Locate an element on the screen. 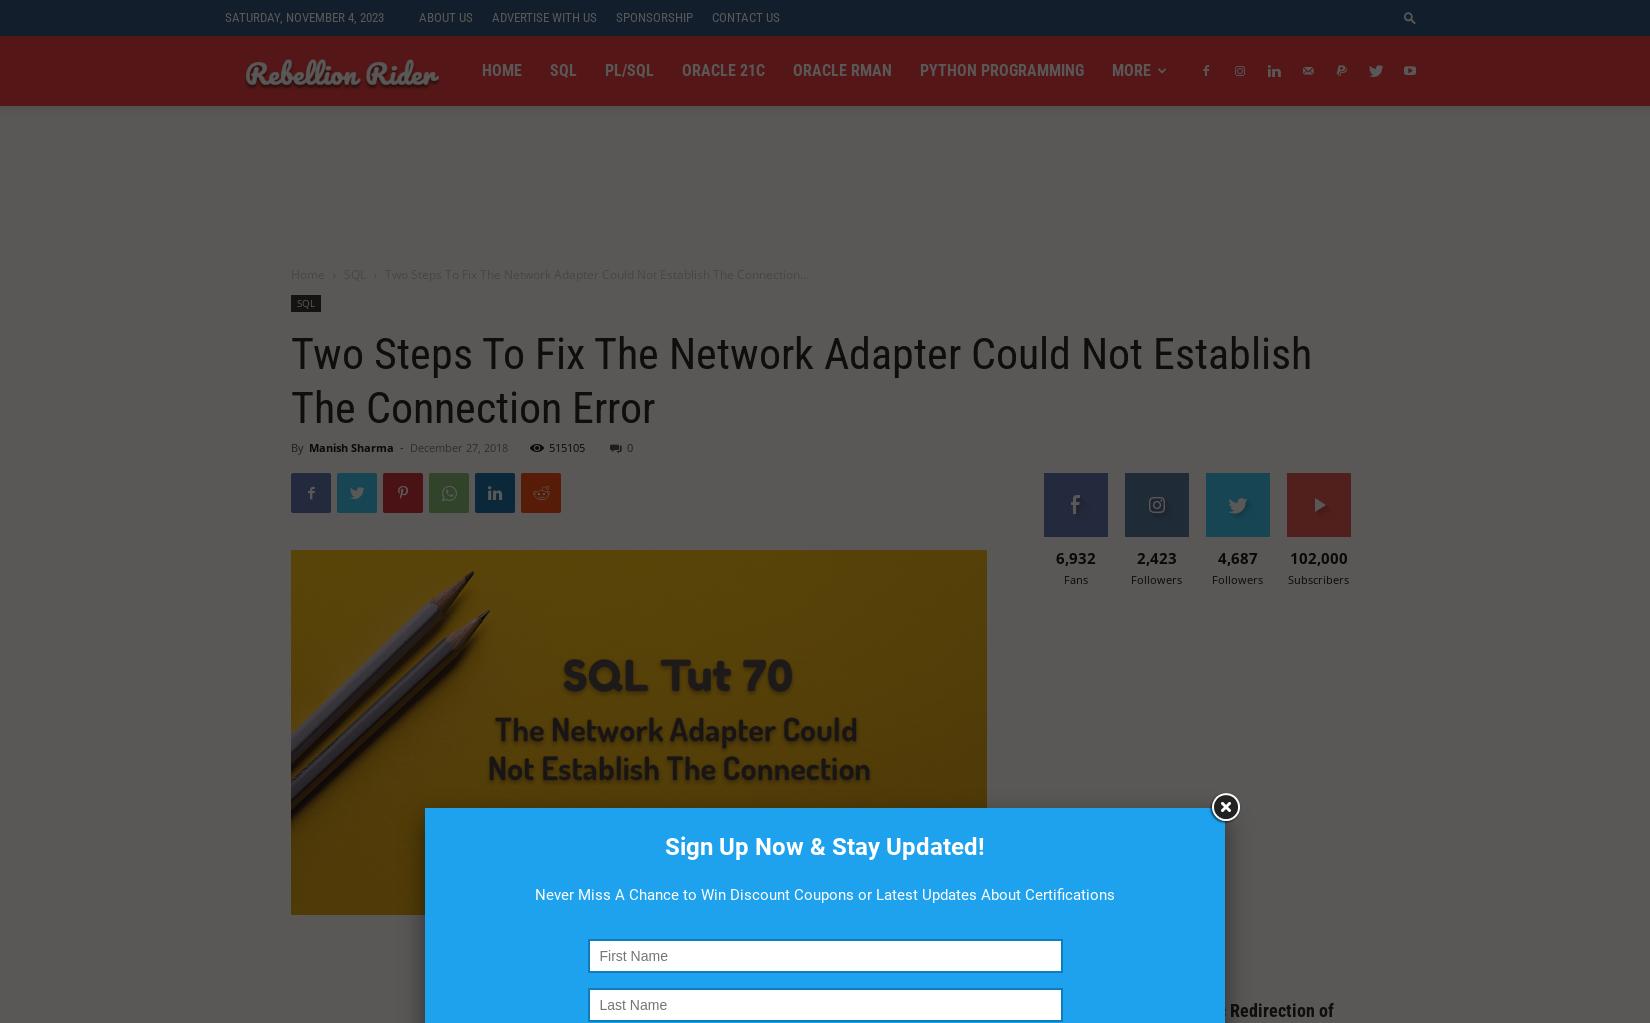 The height and width of the screenshot is (1023, 1650). 'Python Programming' is located at coordinates (1002, 69).